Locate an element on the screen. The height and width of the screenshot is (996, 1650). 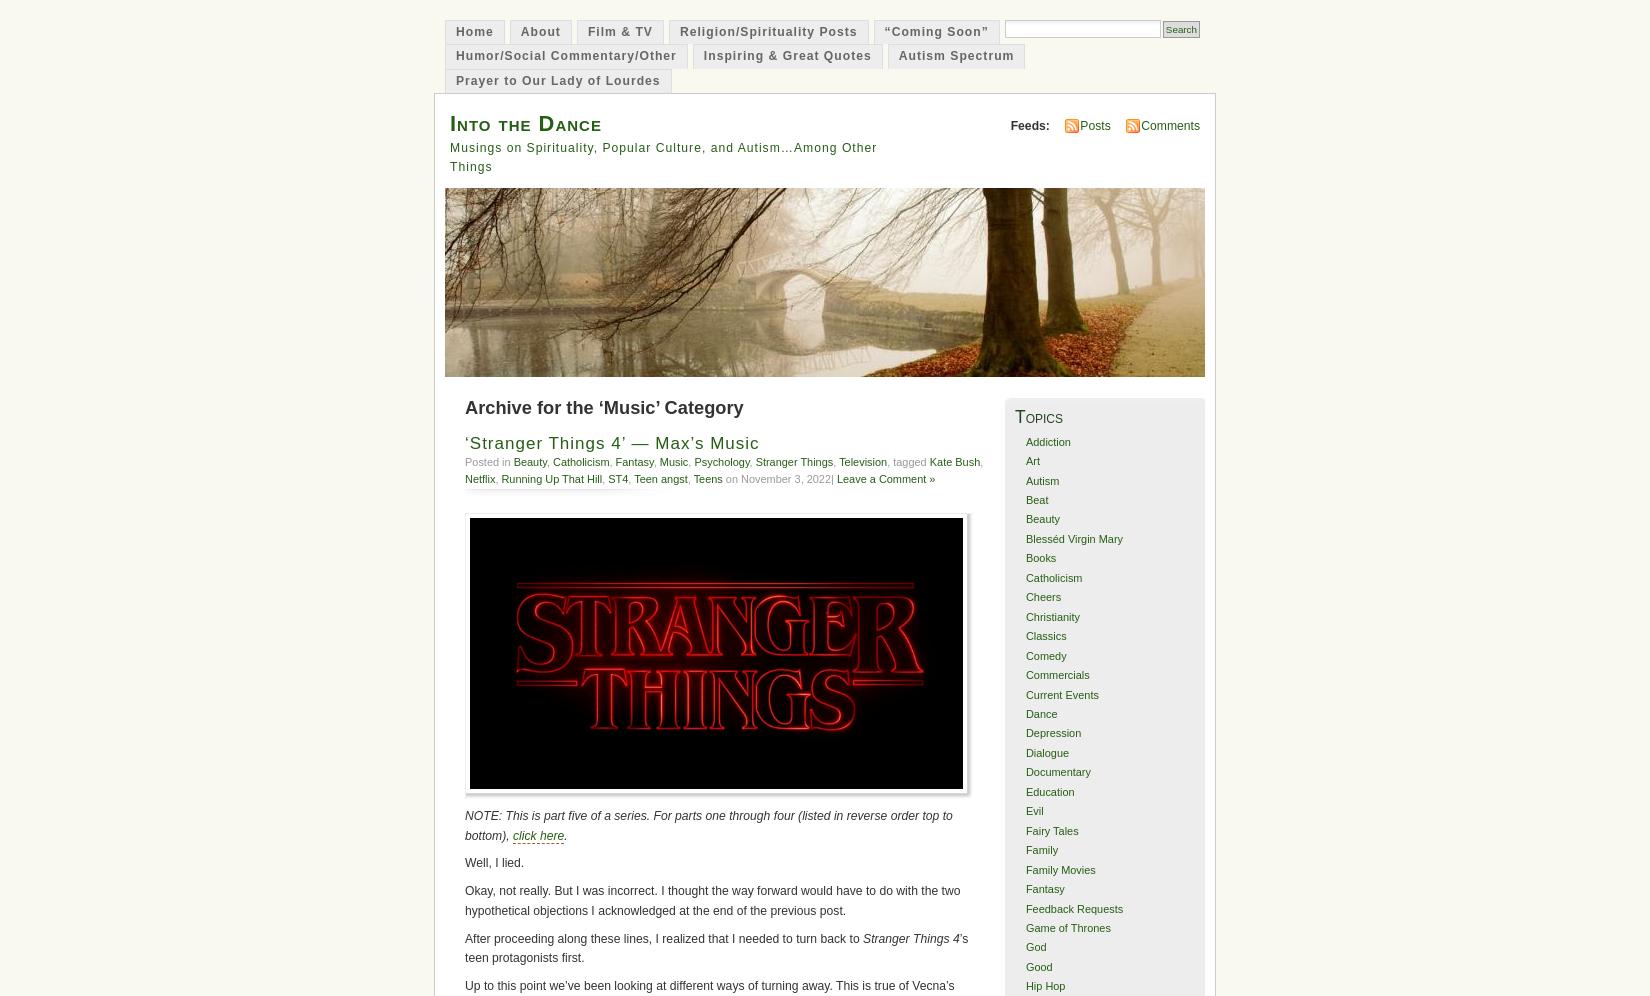
'Television' is located at coordinates (862, 460).